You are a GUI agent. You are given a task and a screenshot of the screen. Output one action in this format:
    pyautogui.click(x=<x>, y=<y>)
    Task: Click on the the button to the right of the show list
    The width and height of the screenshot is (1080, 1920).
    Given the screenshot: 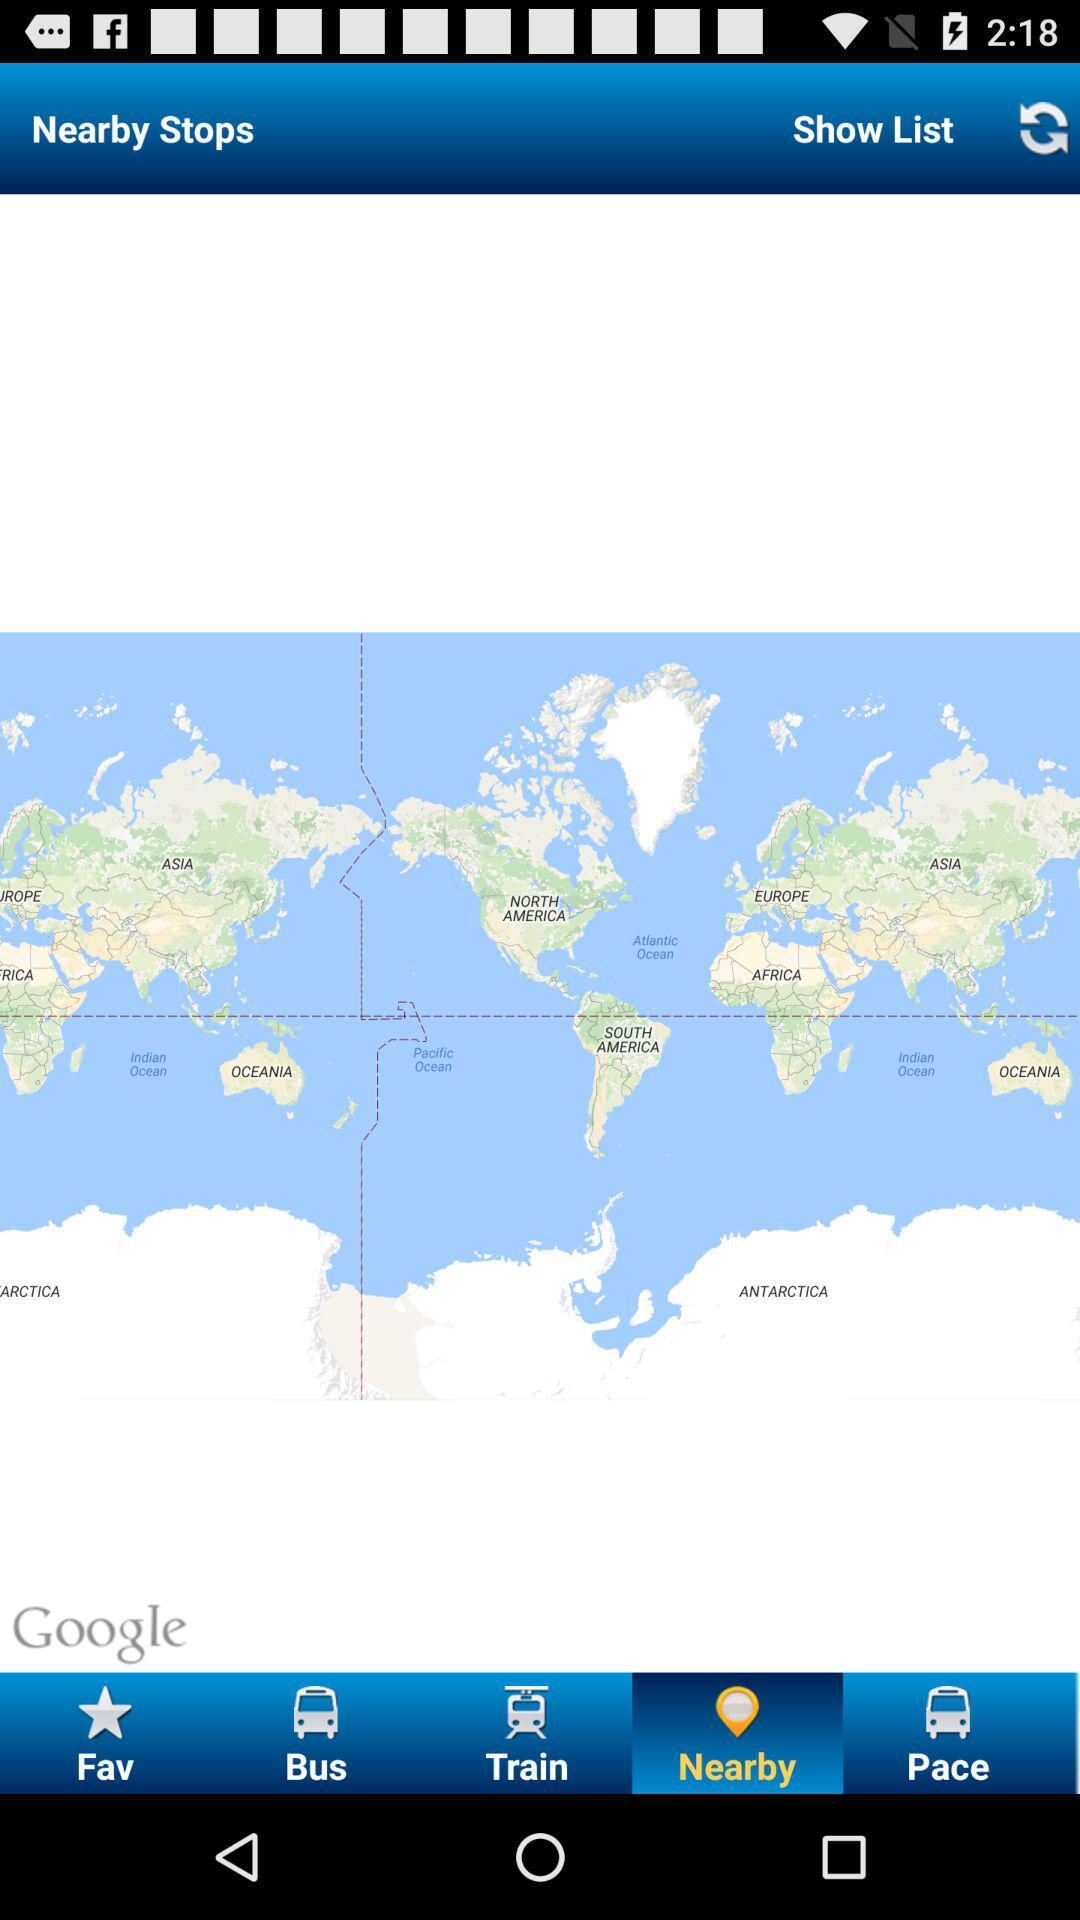 What is the action you would take?
    pyautogui.click(x=1042, y=127)
    